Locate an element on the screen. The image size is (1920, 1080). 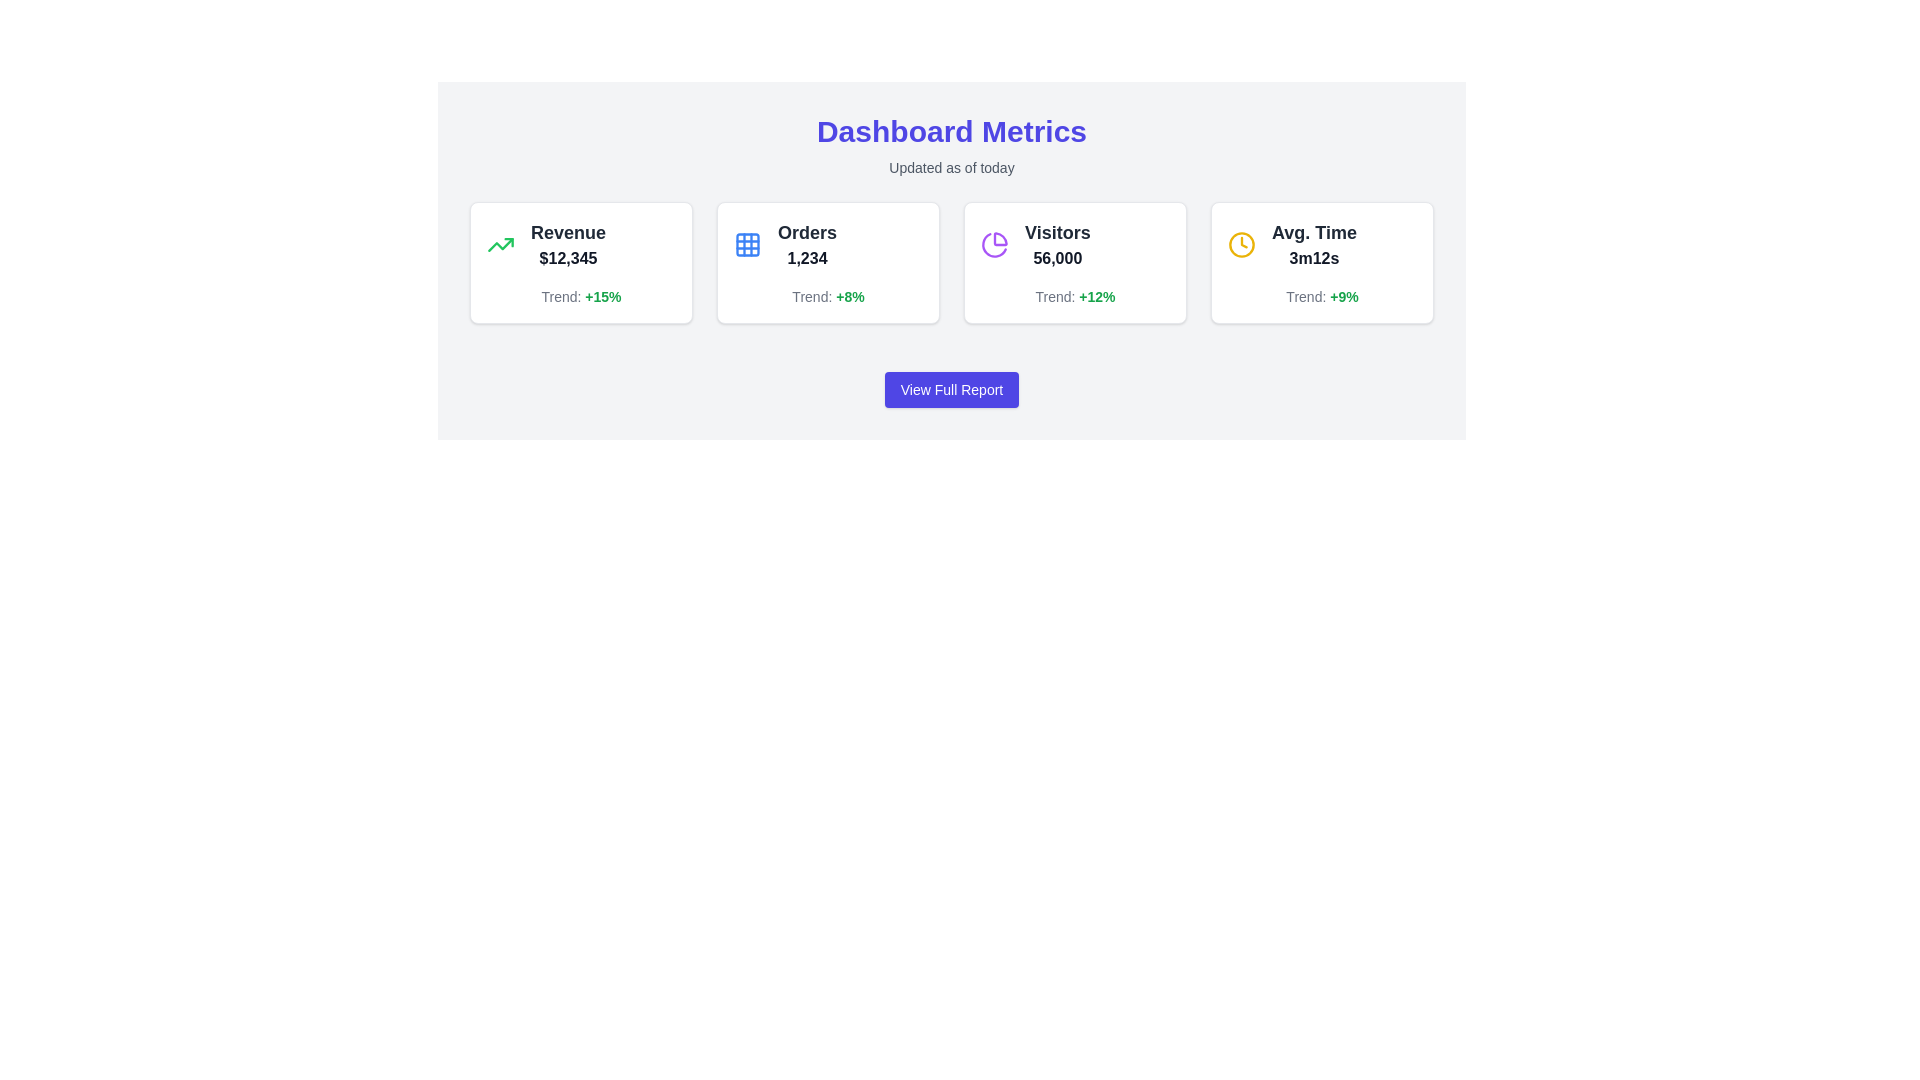
the Text label indicating a 12% increase for the 'Visitors' metric located in the 'Trend' section of the middle metric card is located at coordinates (1096, 297).